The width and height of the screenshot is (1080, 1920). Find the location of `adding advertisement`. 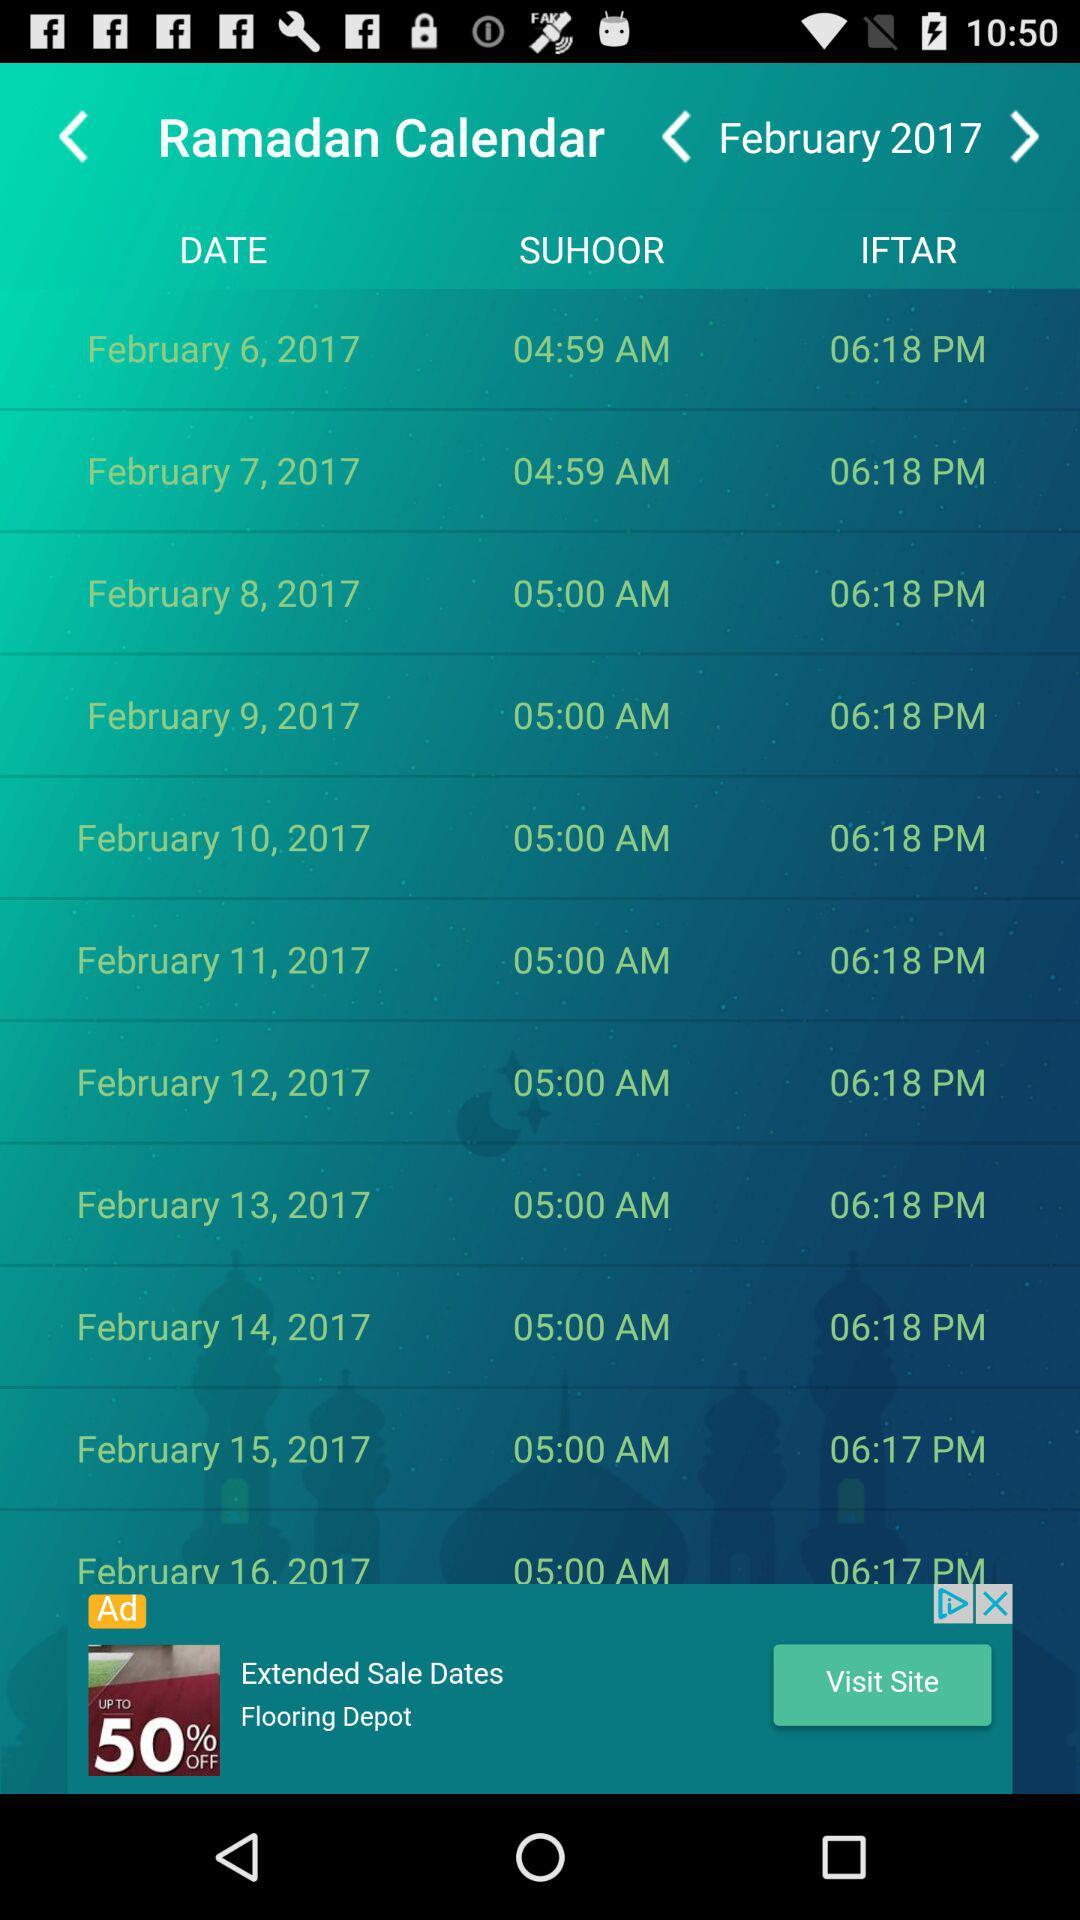

adding advertisement is located at coordinates (540, 1688).